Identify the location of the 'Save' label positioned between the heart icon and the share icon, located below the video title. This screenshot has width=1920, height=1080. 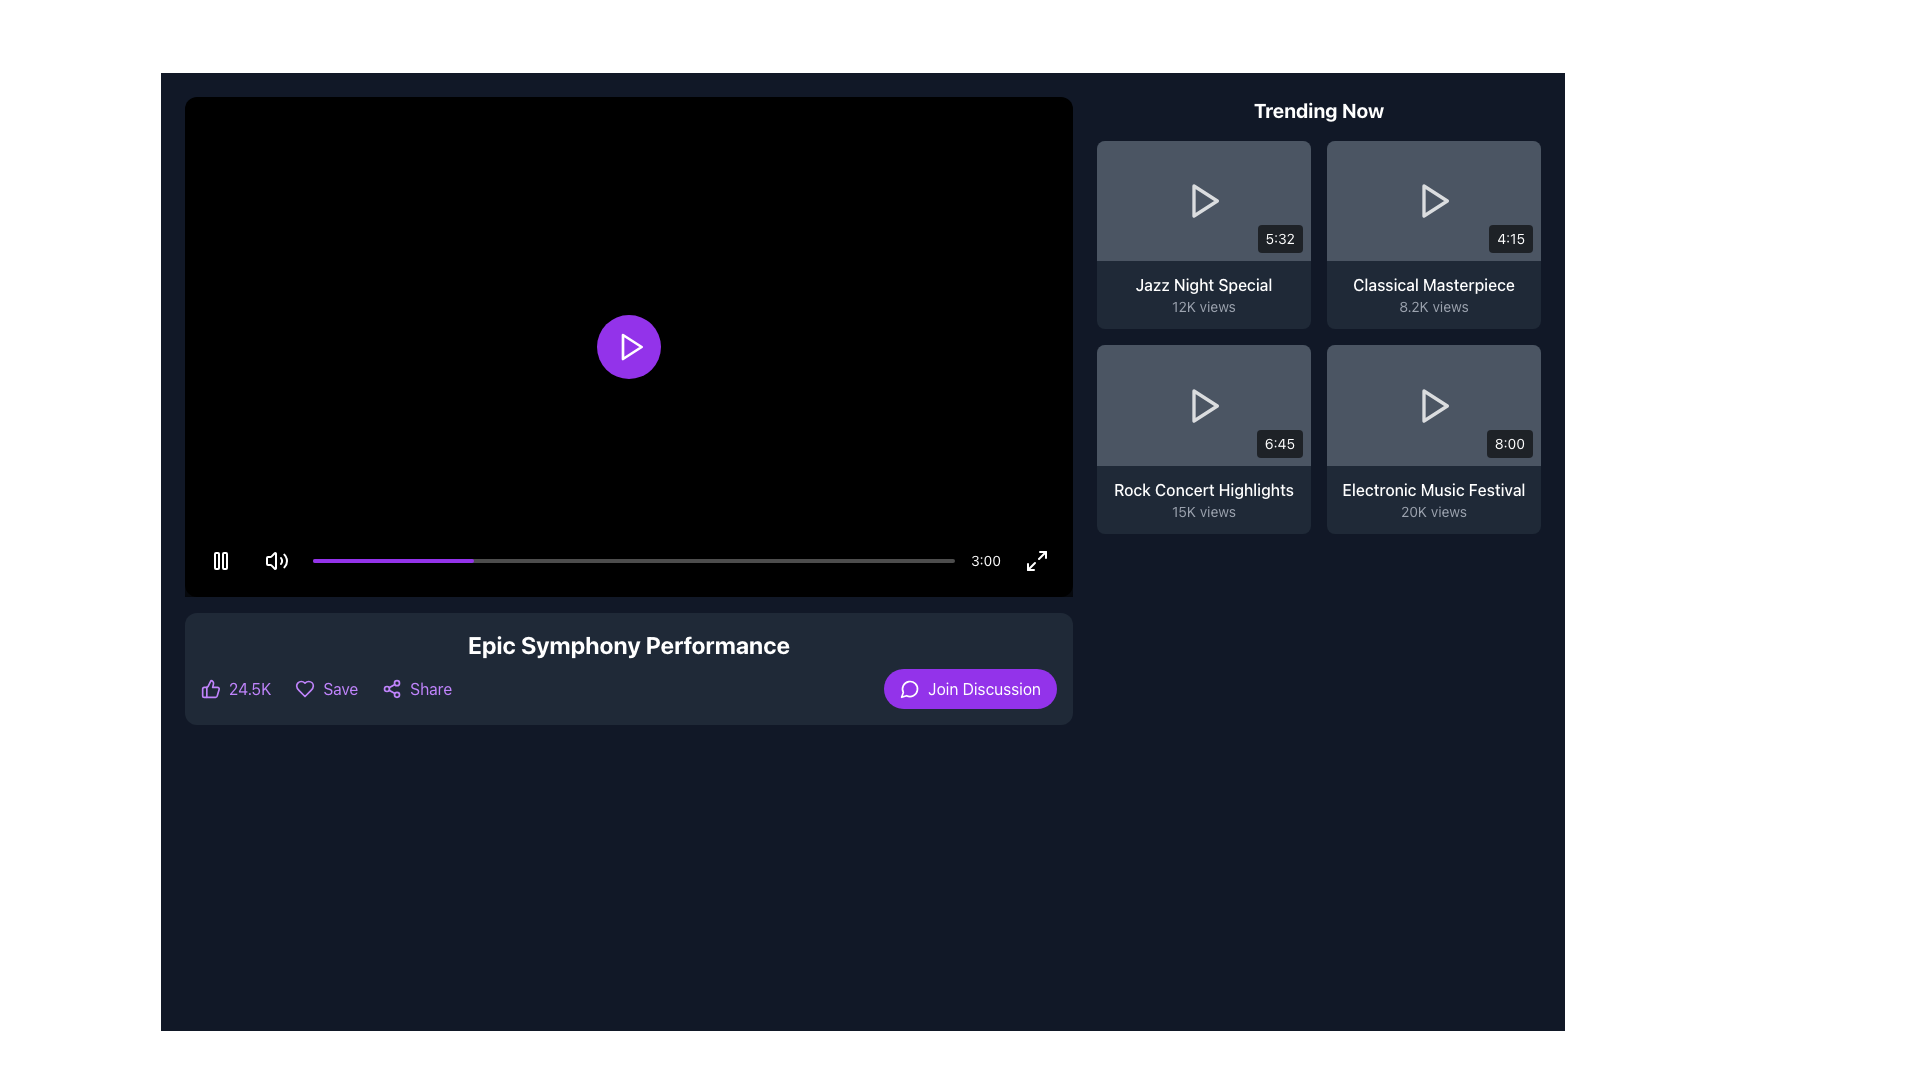
(340, 687).